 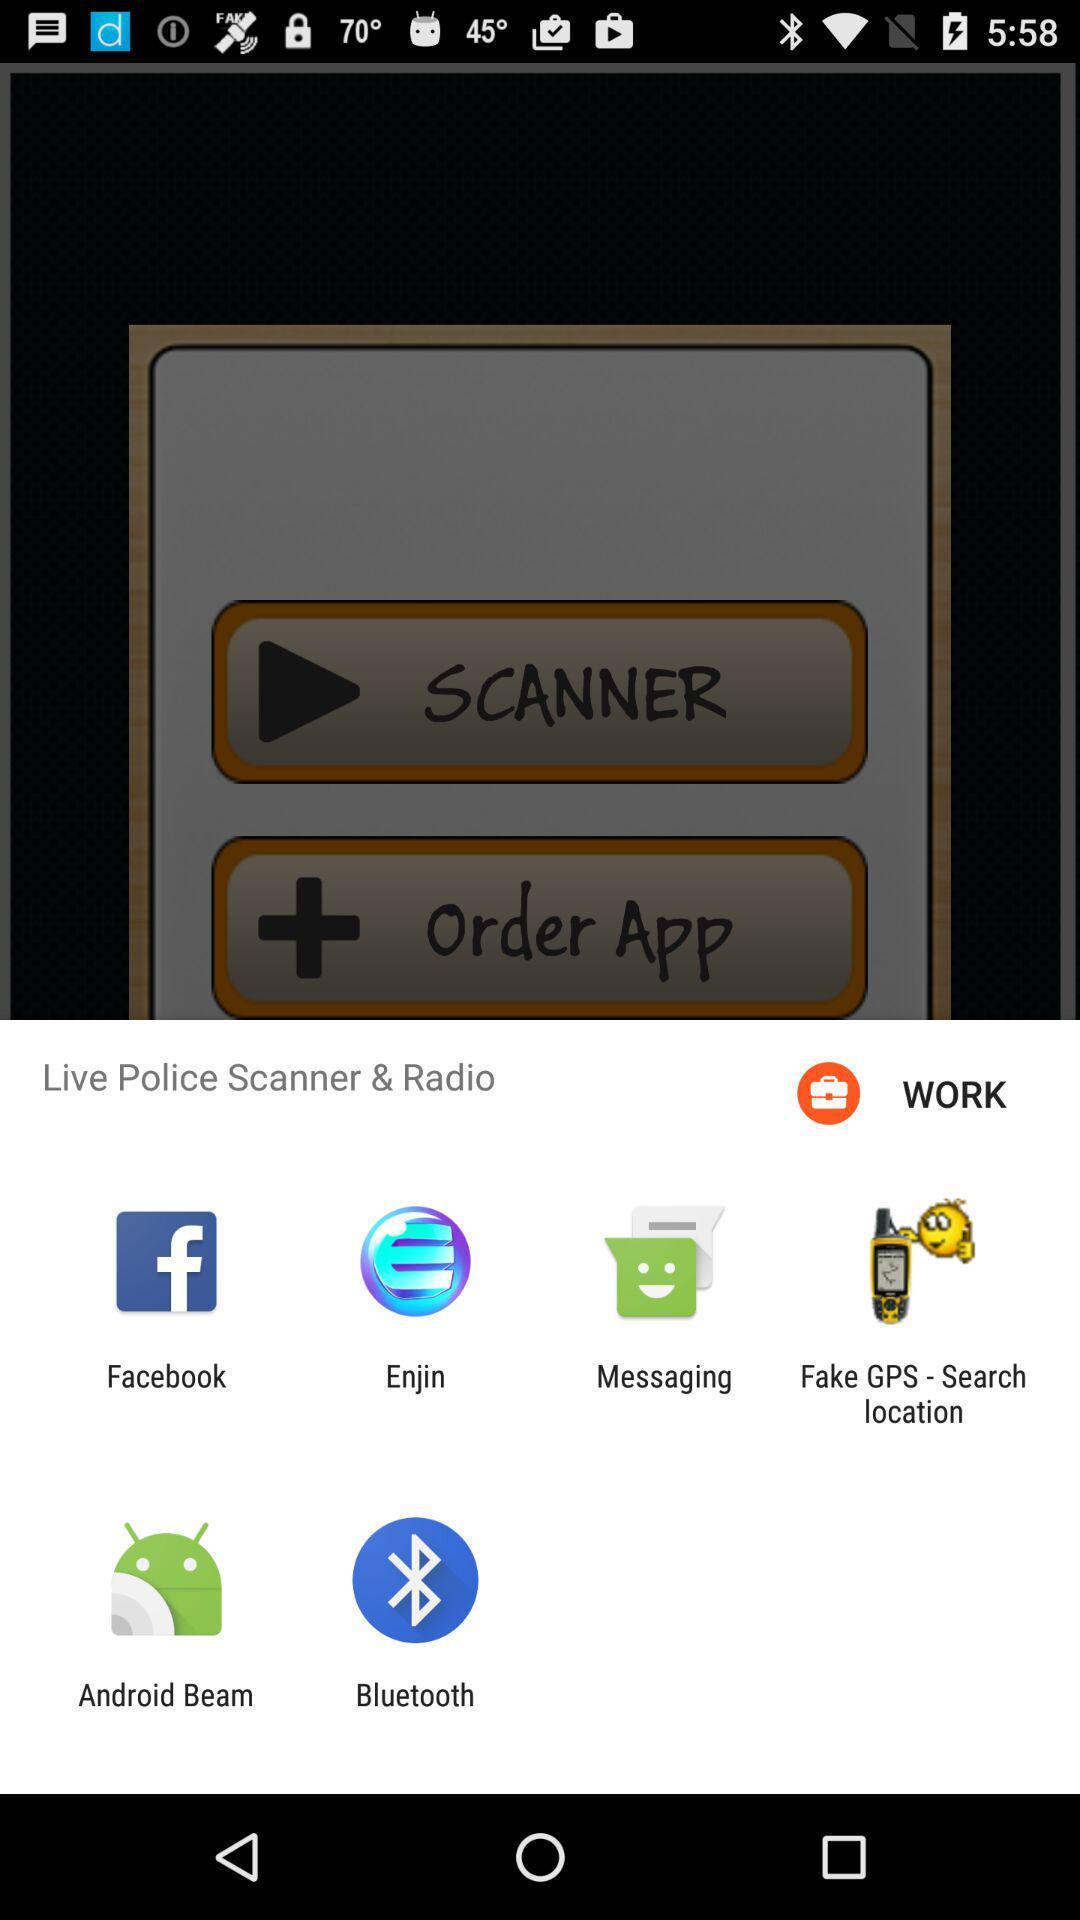 I want to click on the icon to the right of messaging, so click(x=913, y=1392).